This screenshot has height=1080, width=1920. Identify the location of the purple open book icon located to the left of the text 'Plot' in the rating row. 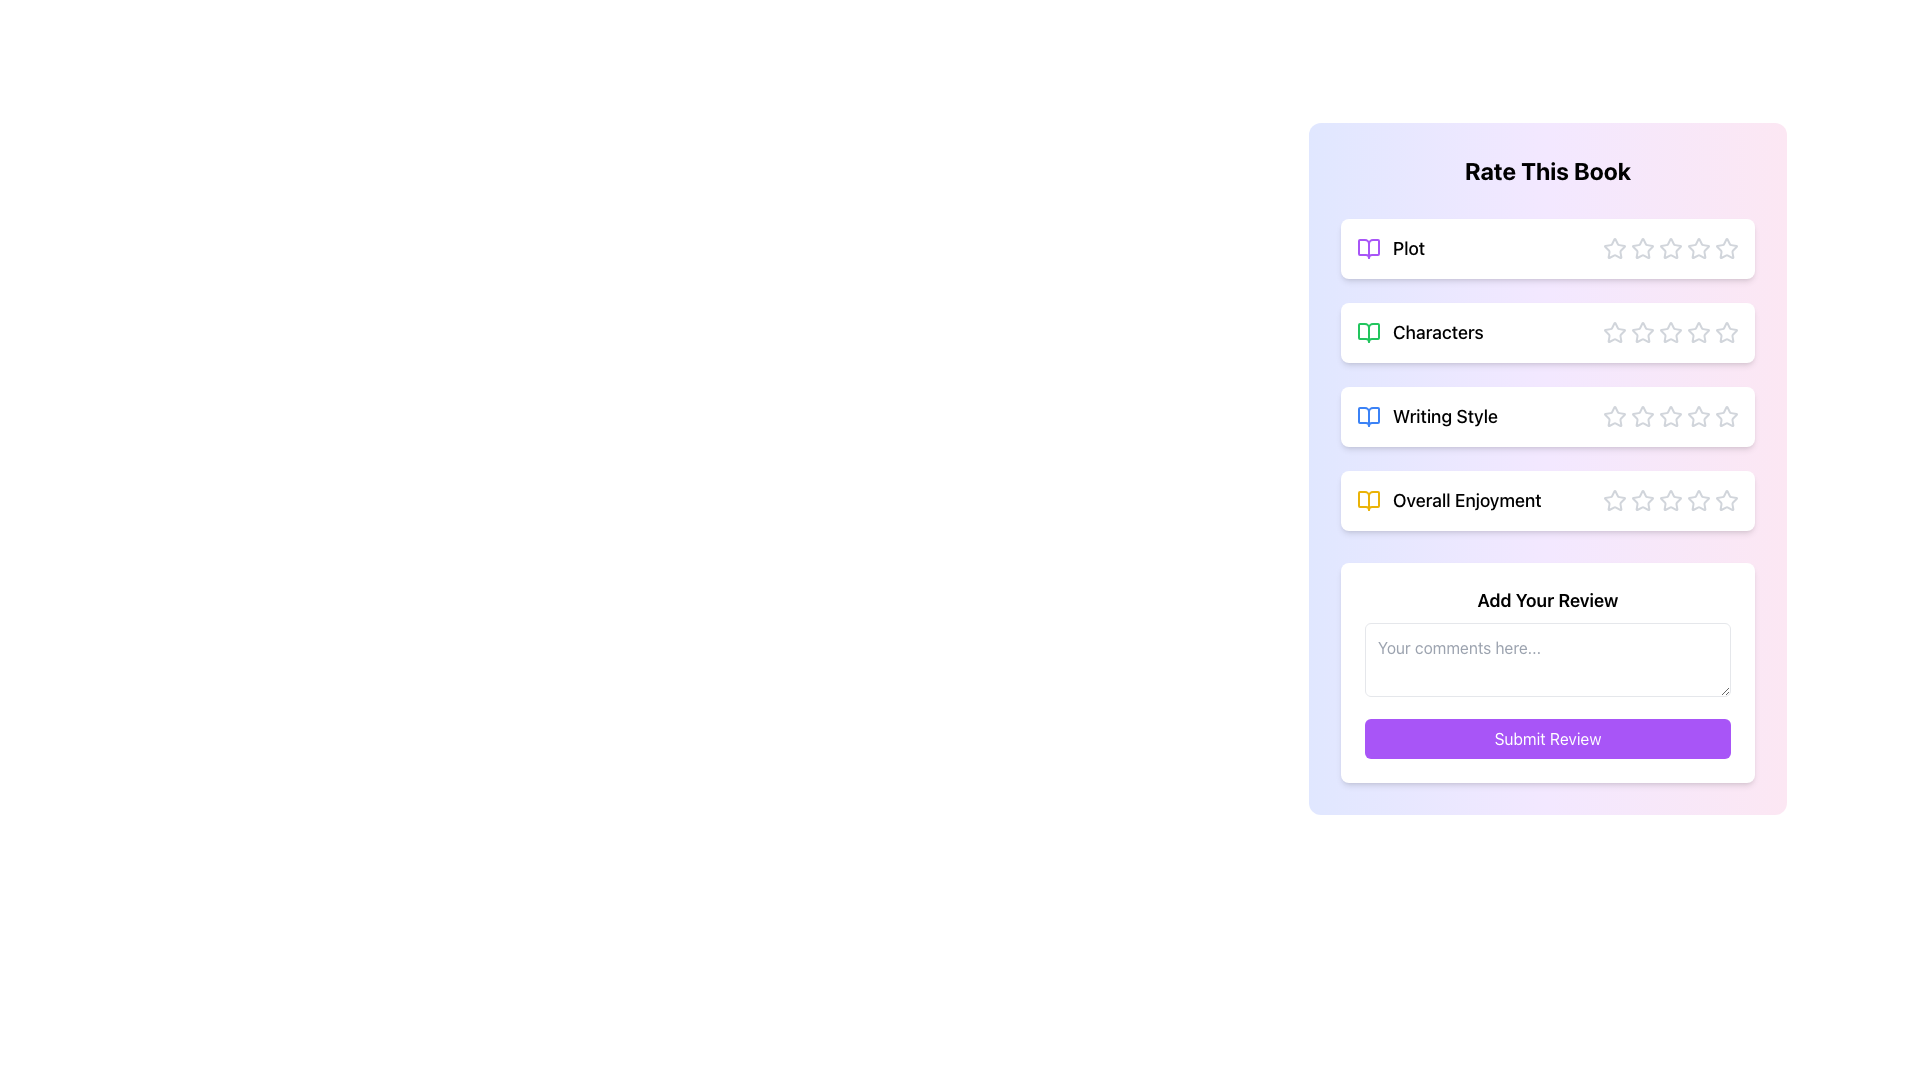
(1367, 248).